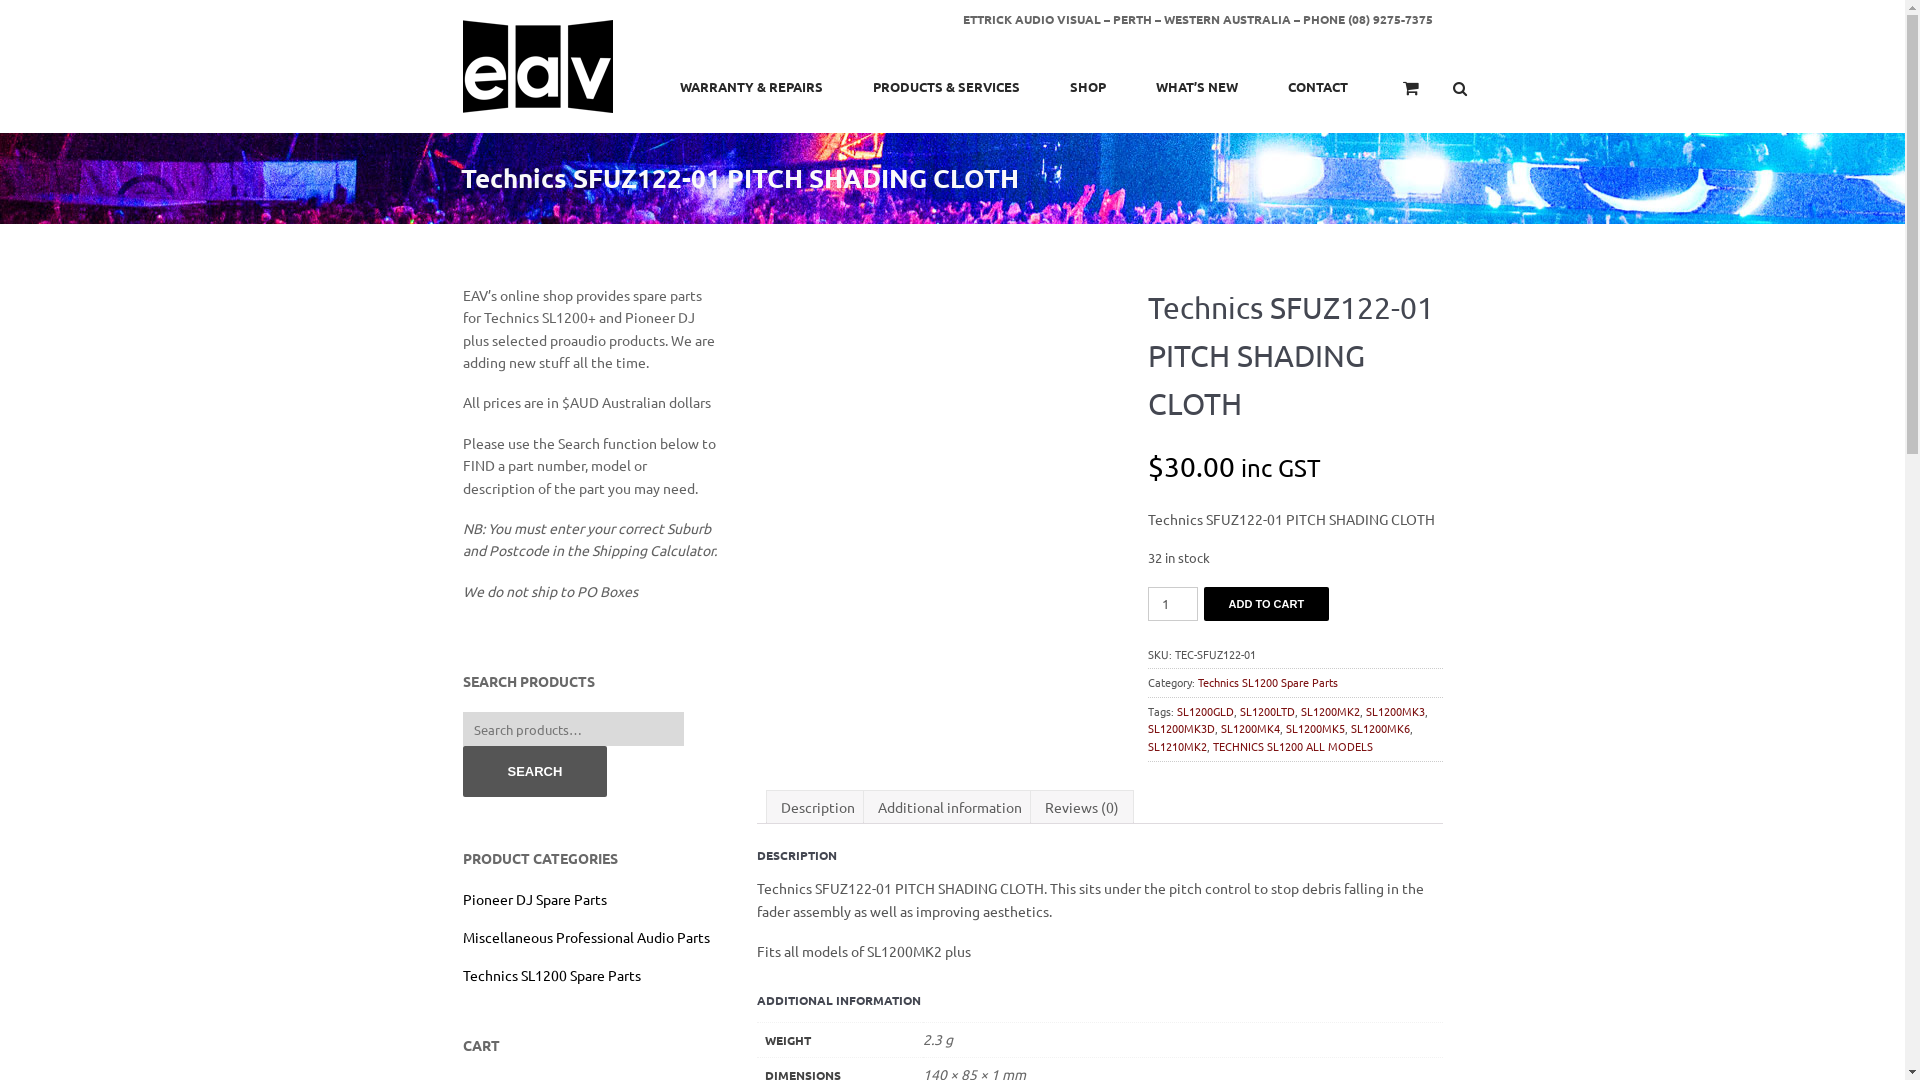 Image resolution: width=1920 pixels, height=1080 pixels. What do you see at coordinates (949, 805) in the screenshot?
I see `'Additional information'` at bounding box center [949, 805].